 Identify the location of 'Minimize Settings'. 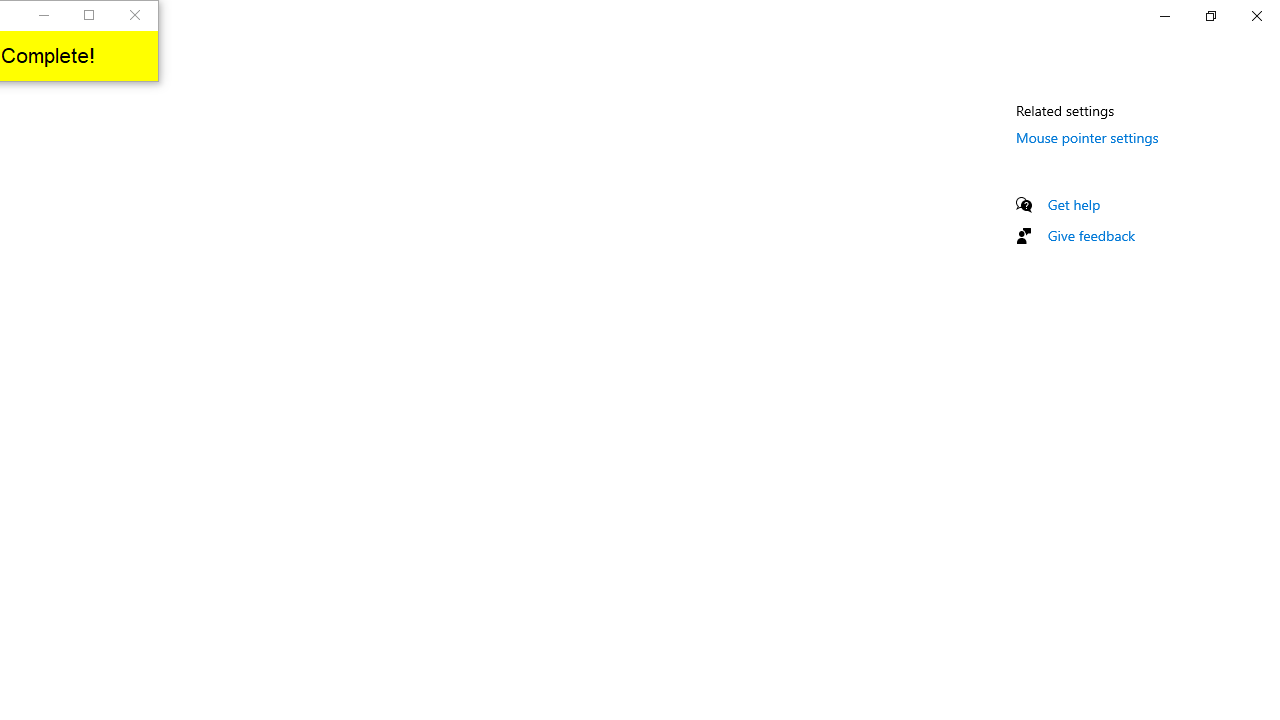
(1164, 15).